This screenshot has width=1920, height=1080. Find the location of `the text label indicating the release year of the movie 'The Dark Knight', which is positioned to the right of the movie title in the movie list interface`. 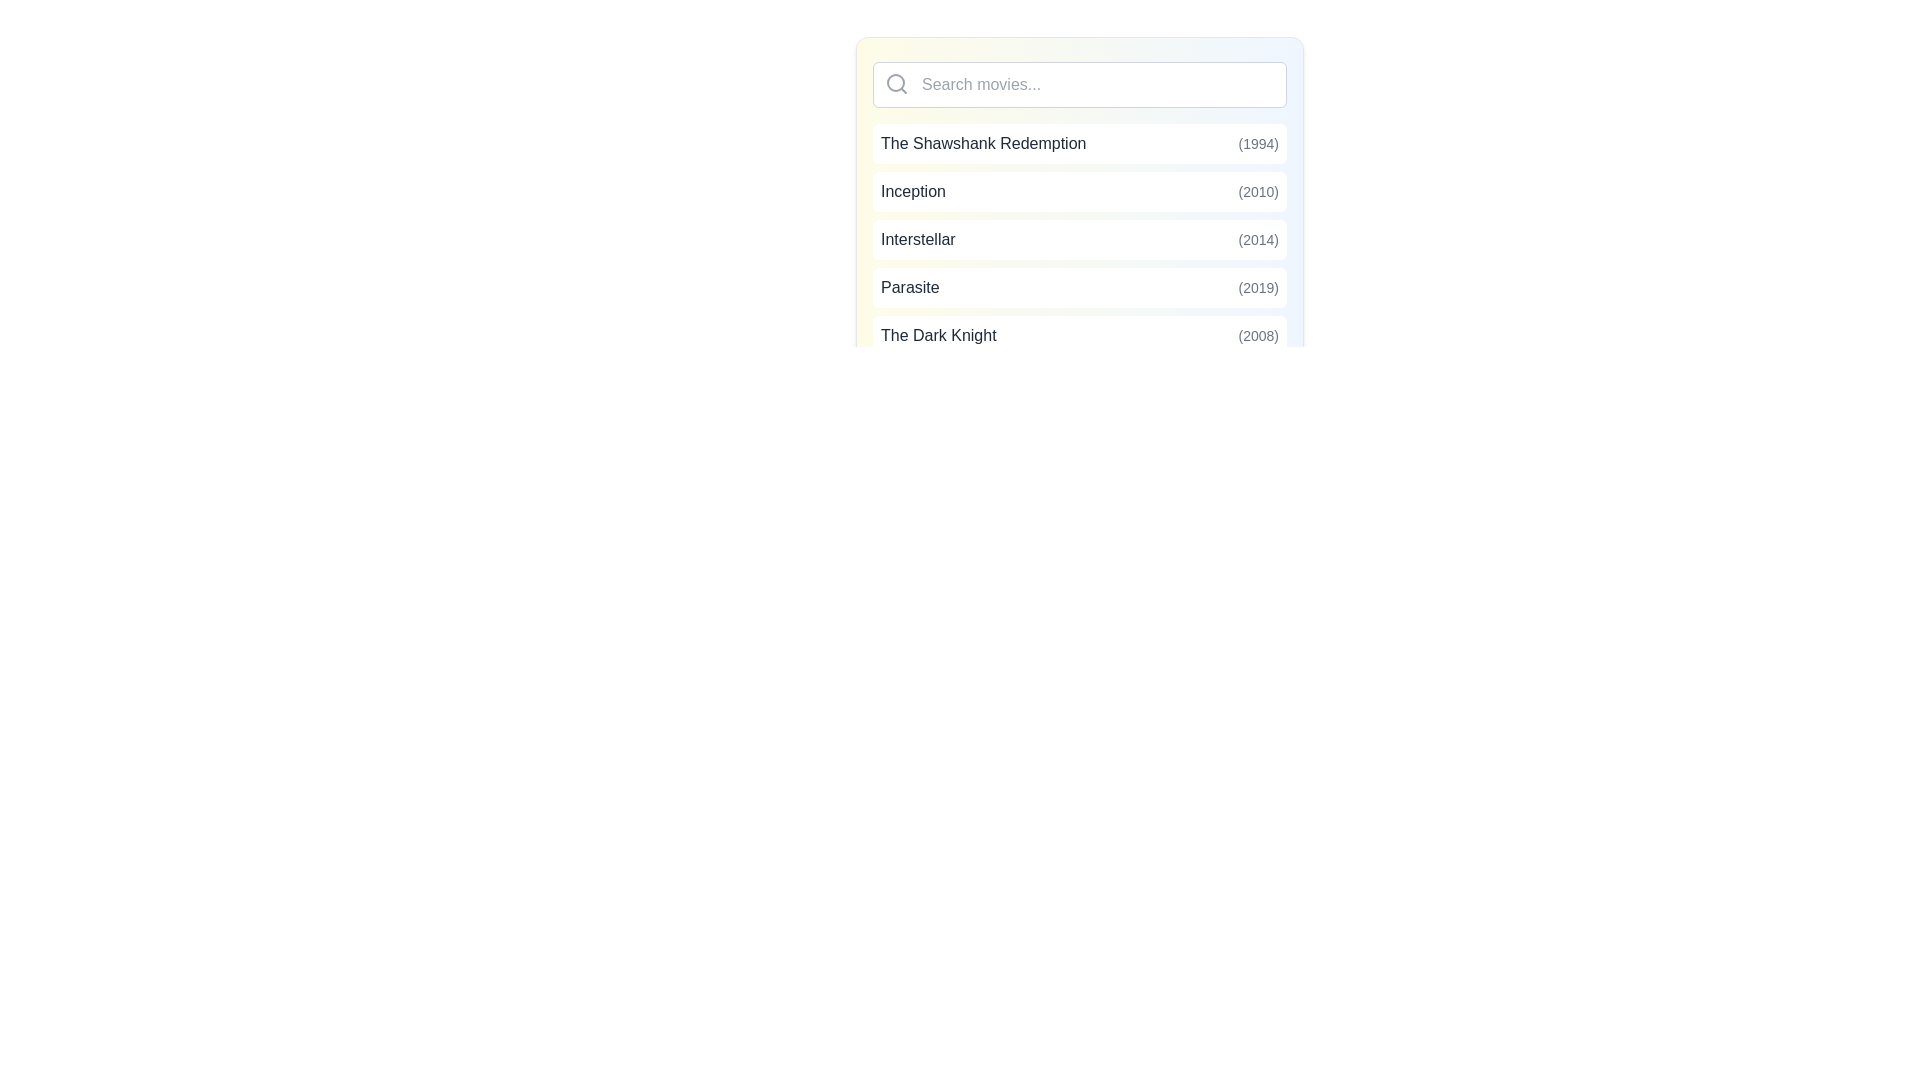

the text label indicating the release year of the movie 'The Dark Knight', which is positioned to the right of the movie title in the movie list interface is located at coordinates (1257, 334).